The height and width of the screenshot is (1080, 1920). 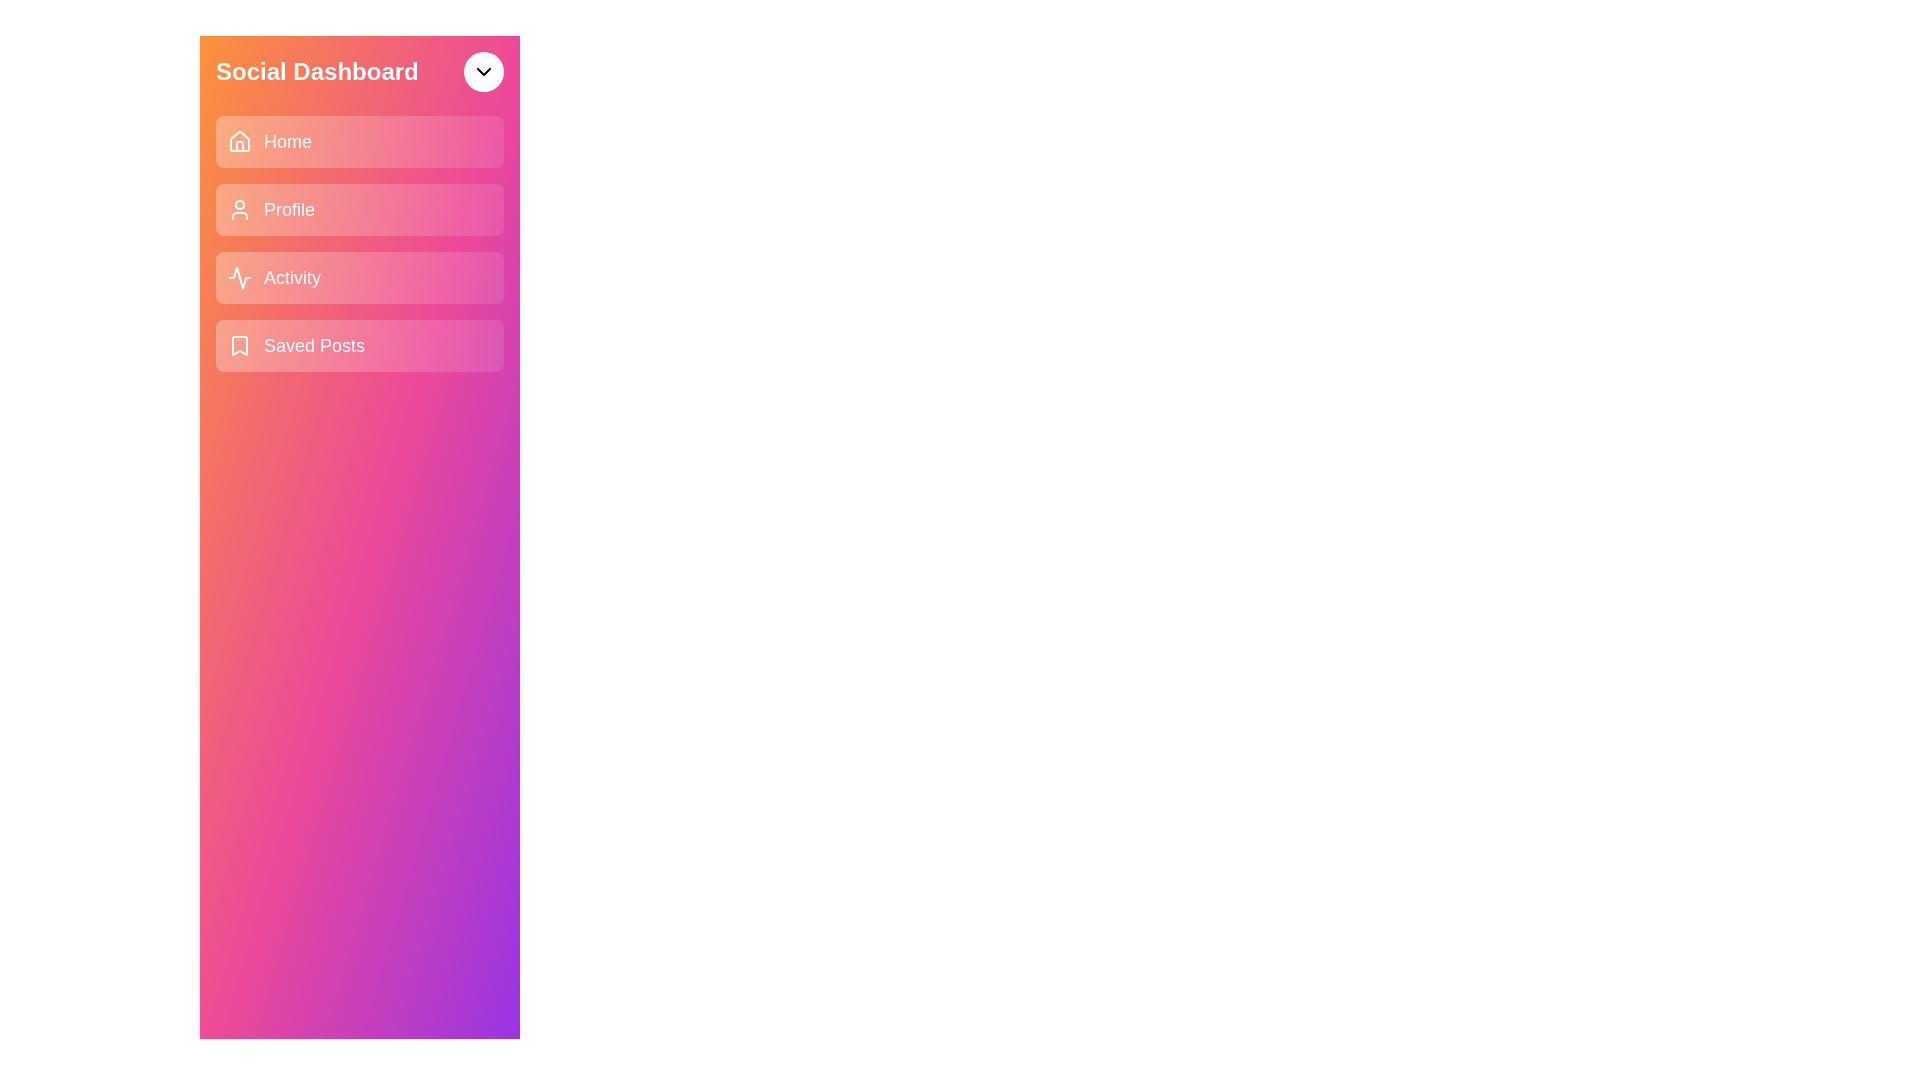 I want to click on the menu item Profile from the list, so click(x=360, y=209).